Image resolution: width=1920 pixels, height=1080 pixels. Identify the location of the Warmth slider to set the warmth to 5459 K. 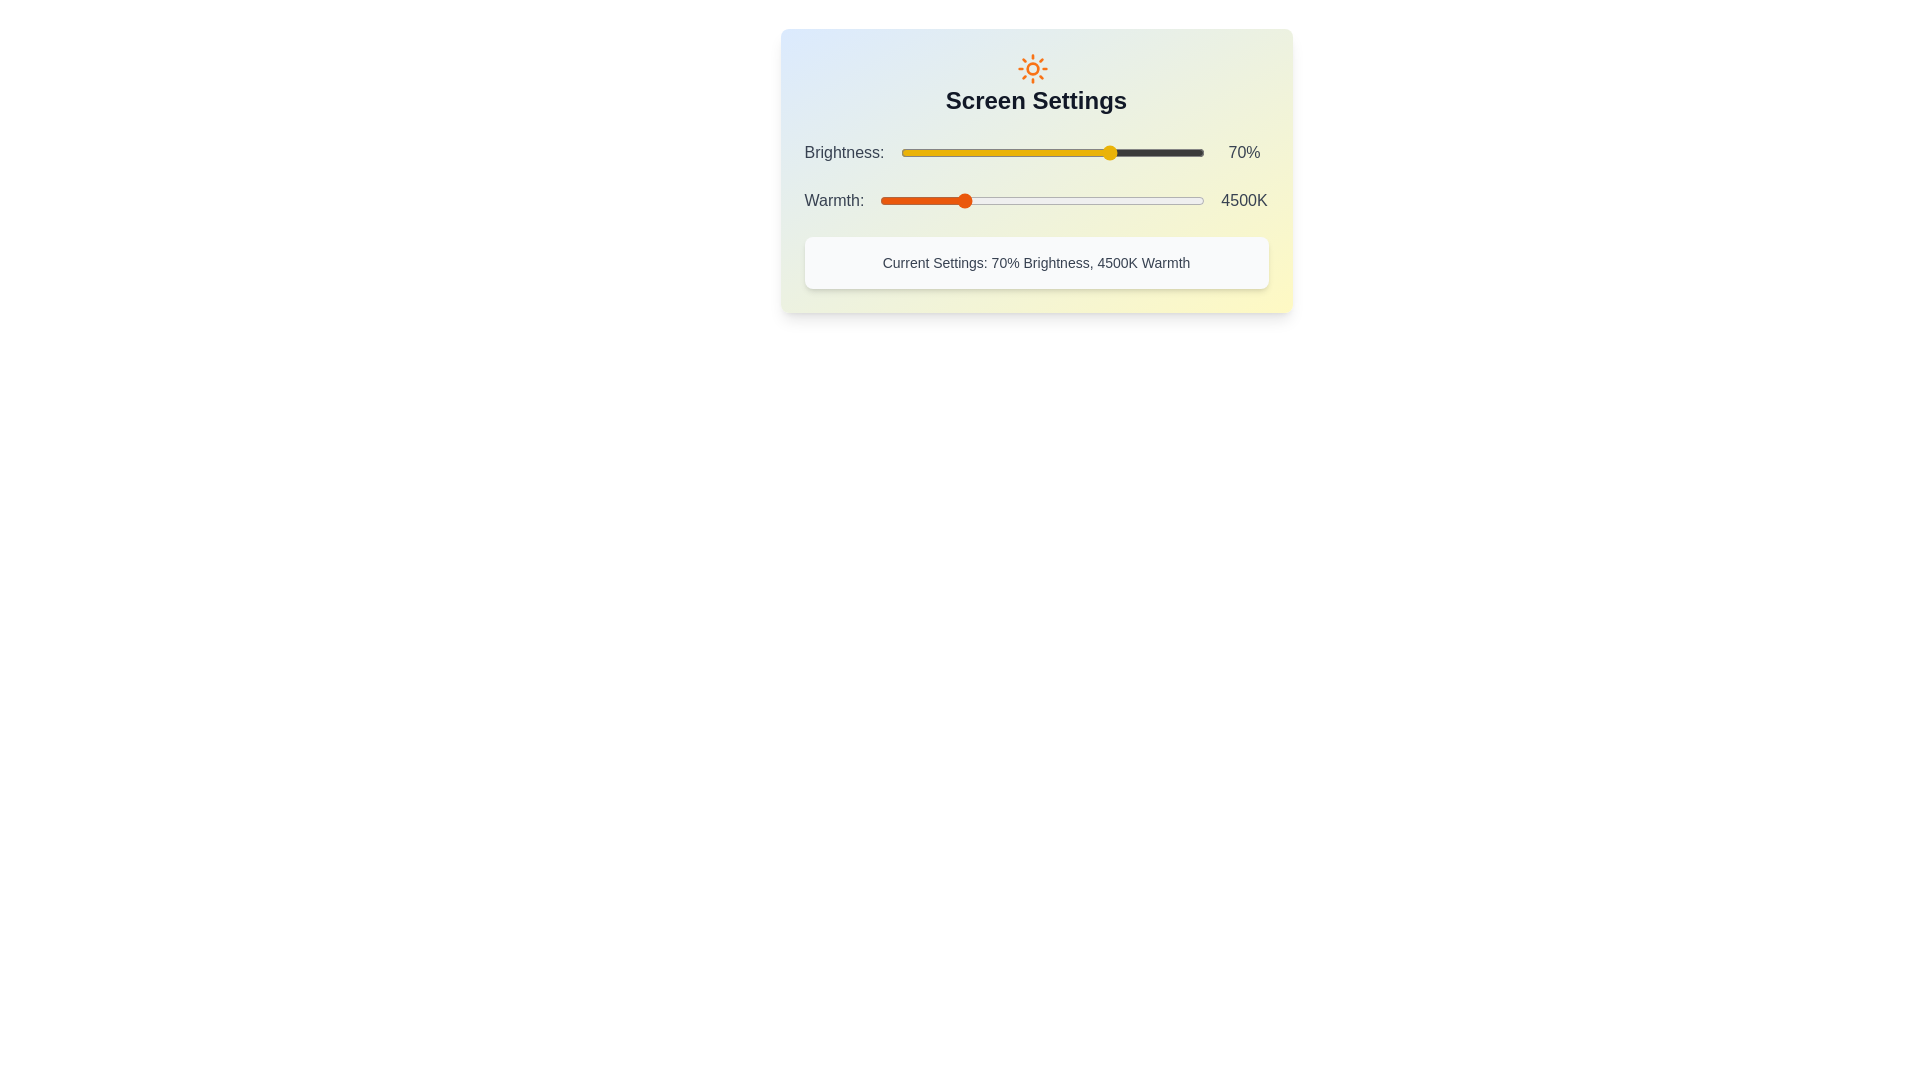
(1013, 200).